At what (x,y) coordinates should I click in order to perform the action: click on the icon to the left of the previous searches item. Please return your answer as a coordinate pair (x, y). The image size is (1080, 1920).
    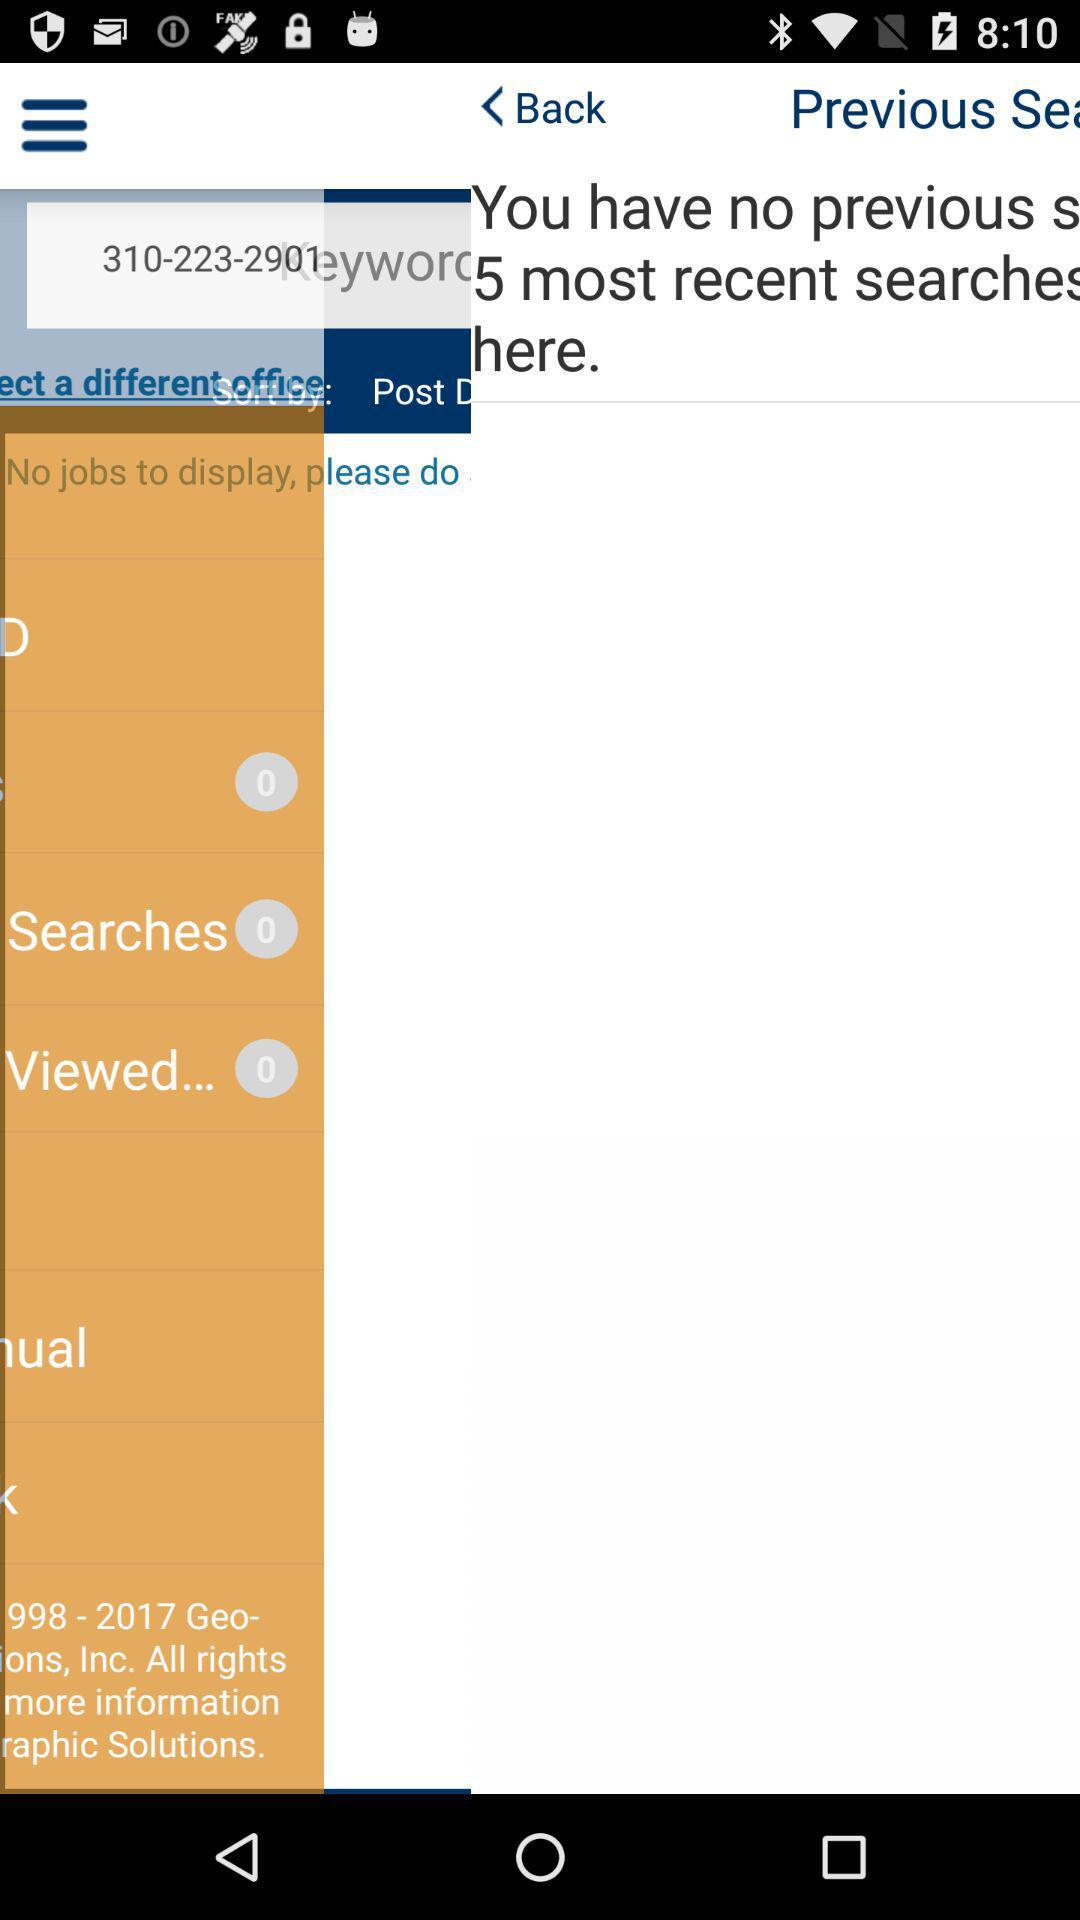
    Looking at the image, I should click on (66, 105).